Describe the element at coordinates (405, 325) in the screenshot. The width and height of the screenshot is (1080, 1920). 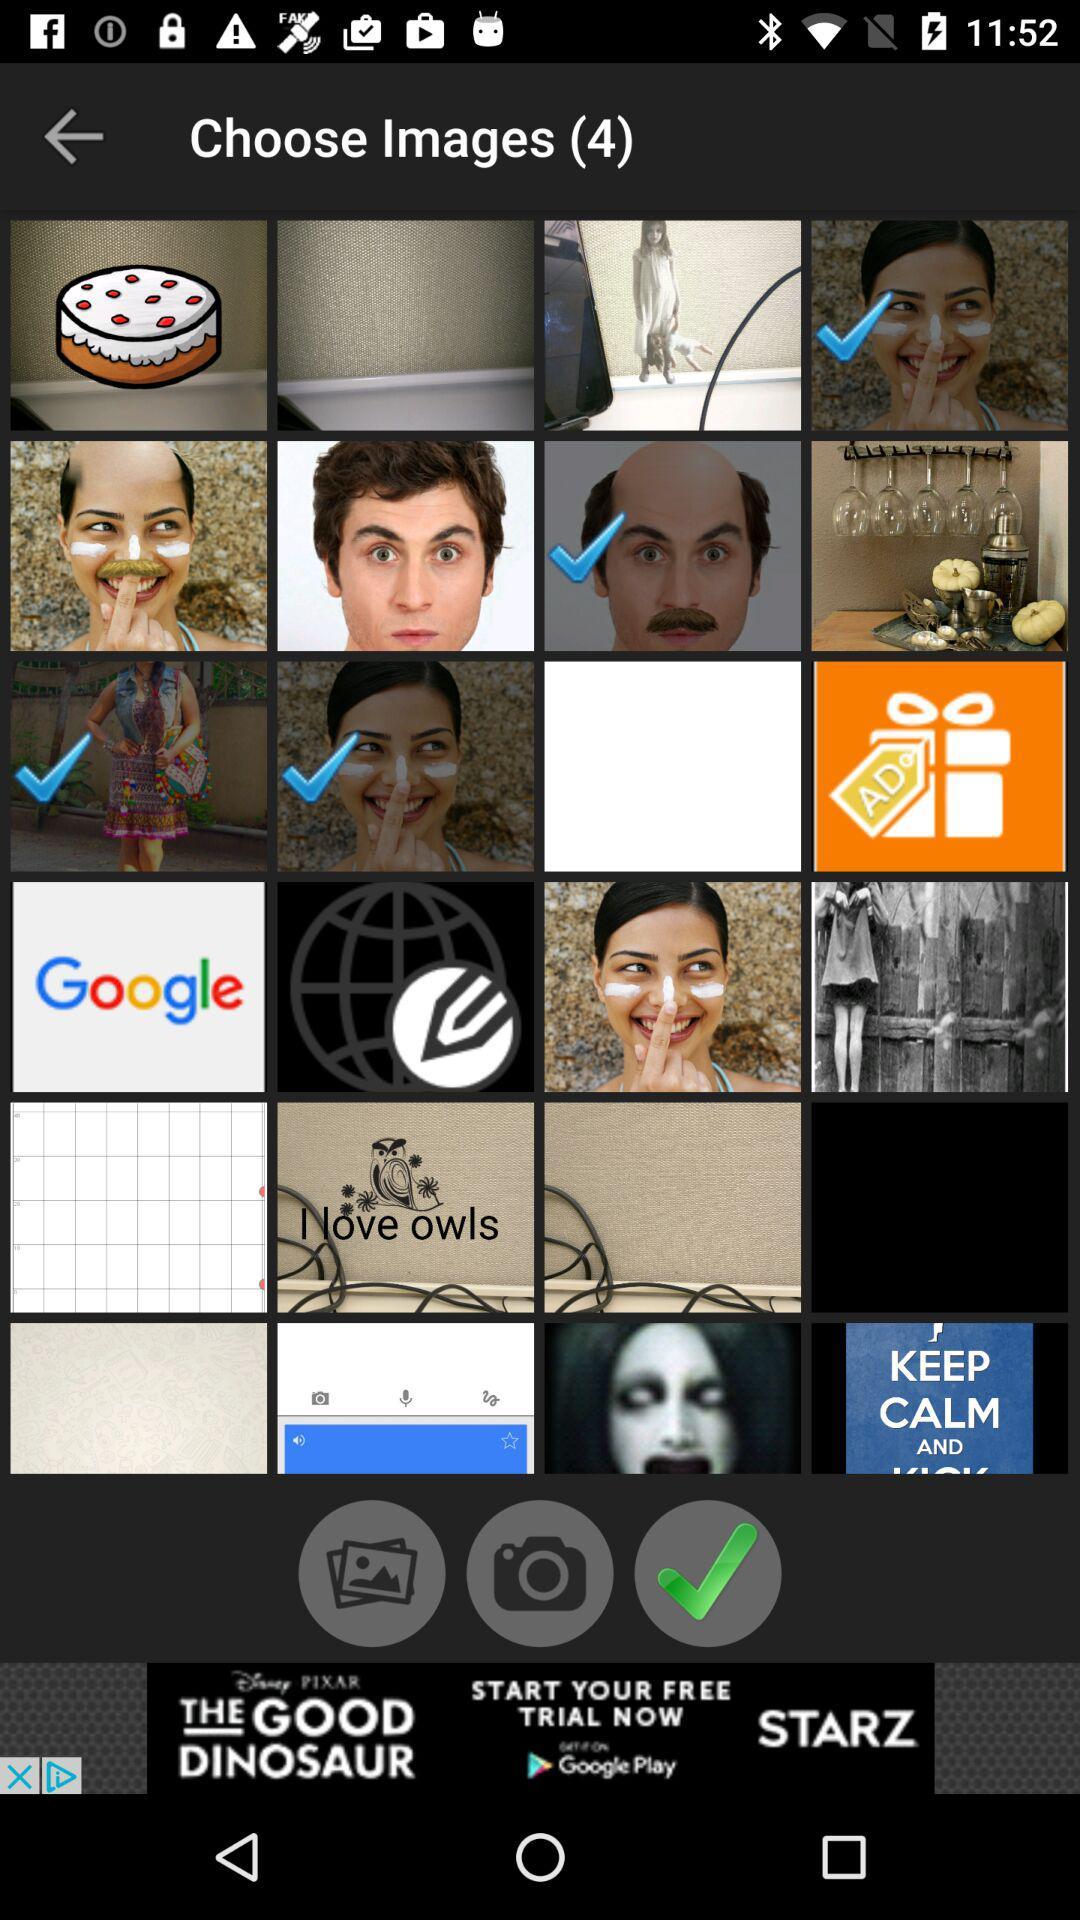
I see `image selection` at that location.